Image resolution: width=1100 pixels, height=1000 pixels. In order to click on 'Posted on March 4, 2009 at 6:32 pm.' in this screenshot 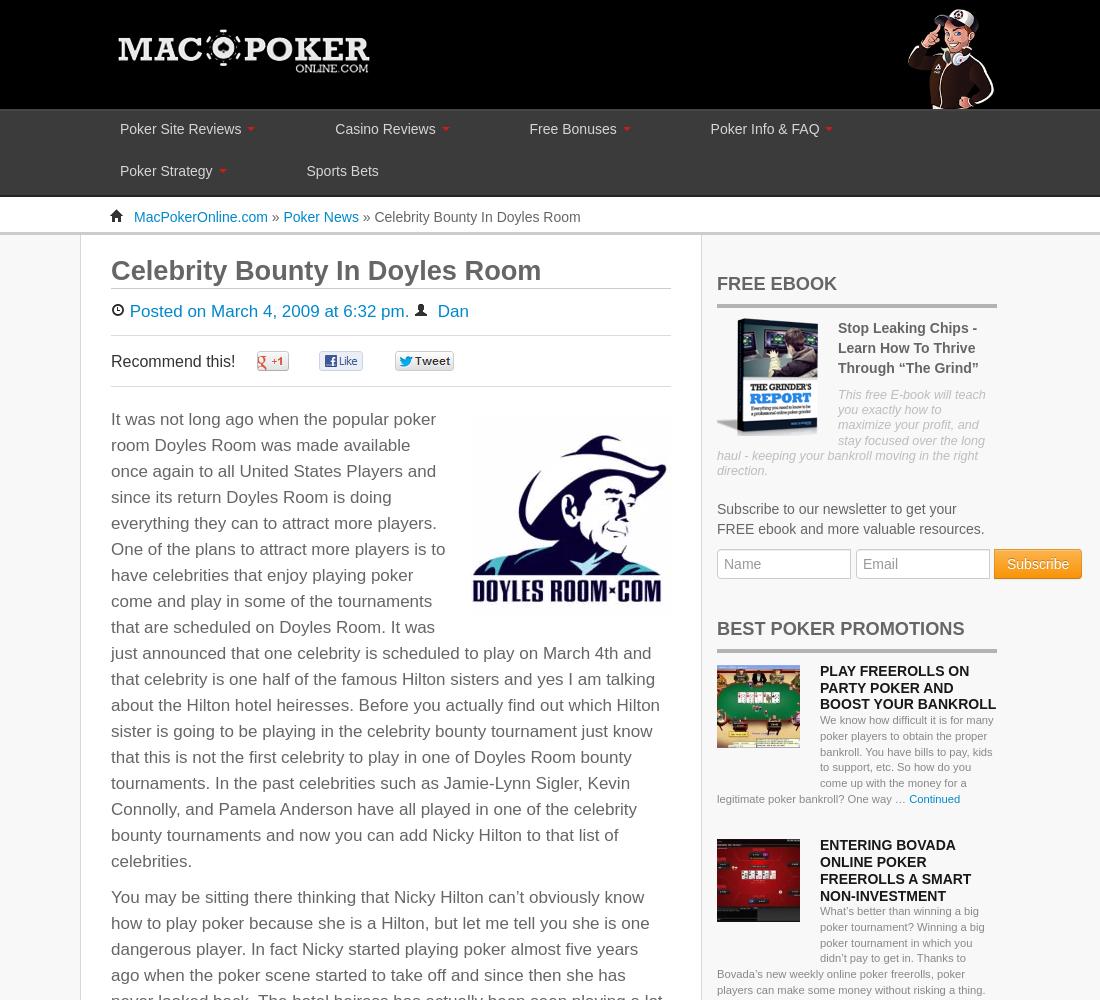, I will do `click(129, 310)`.